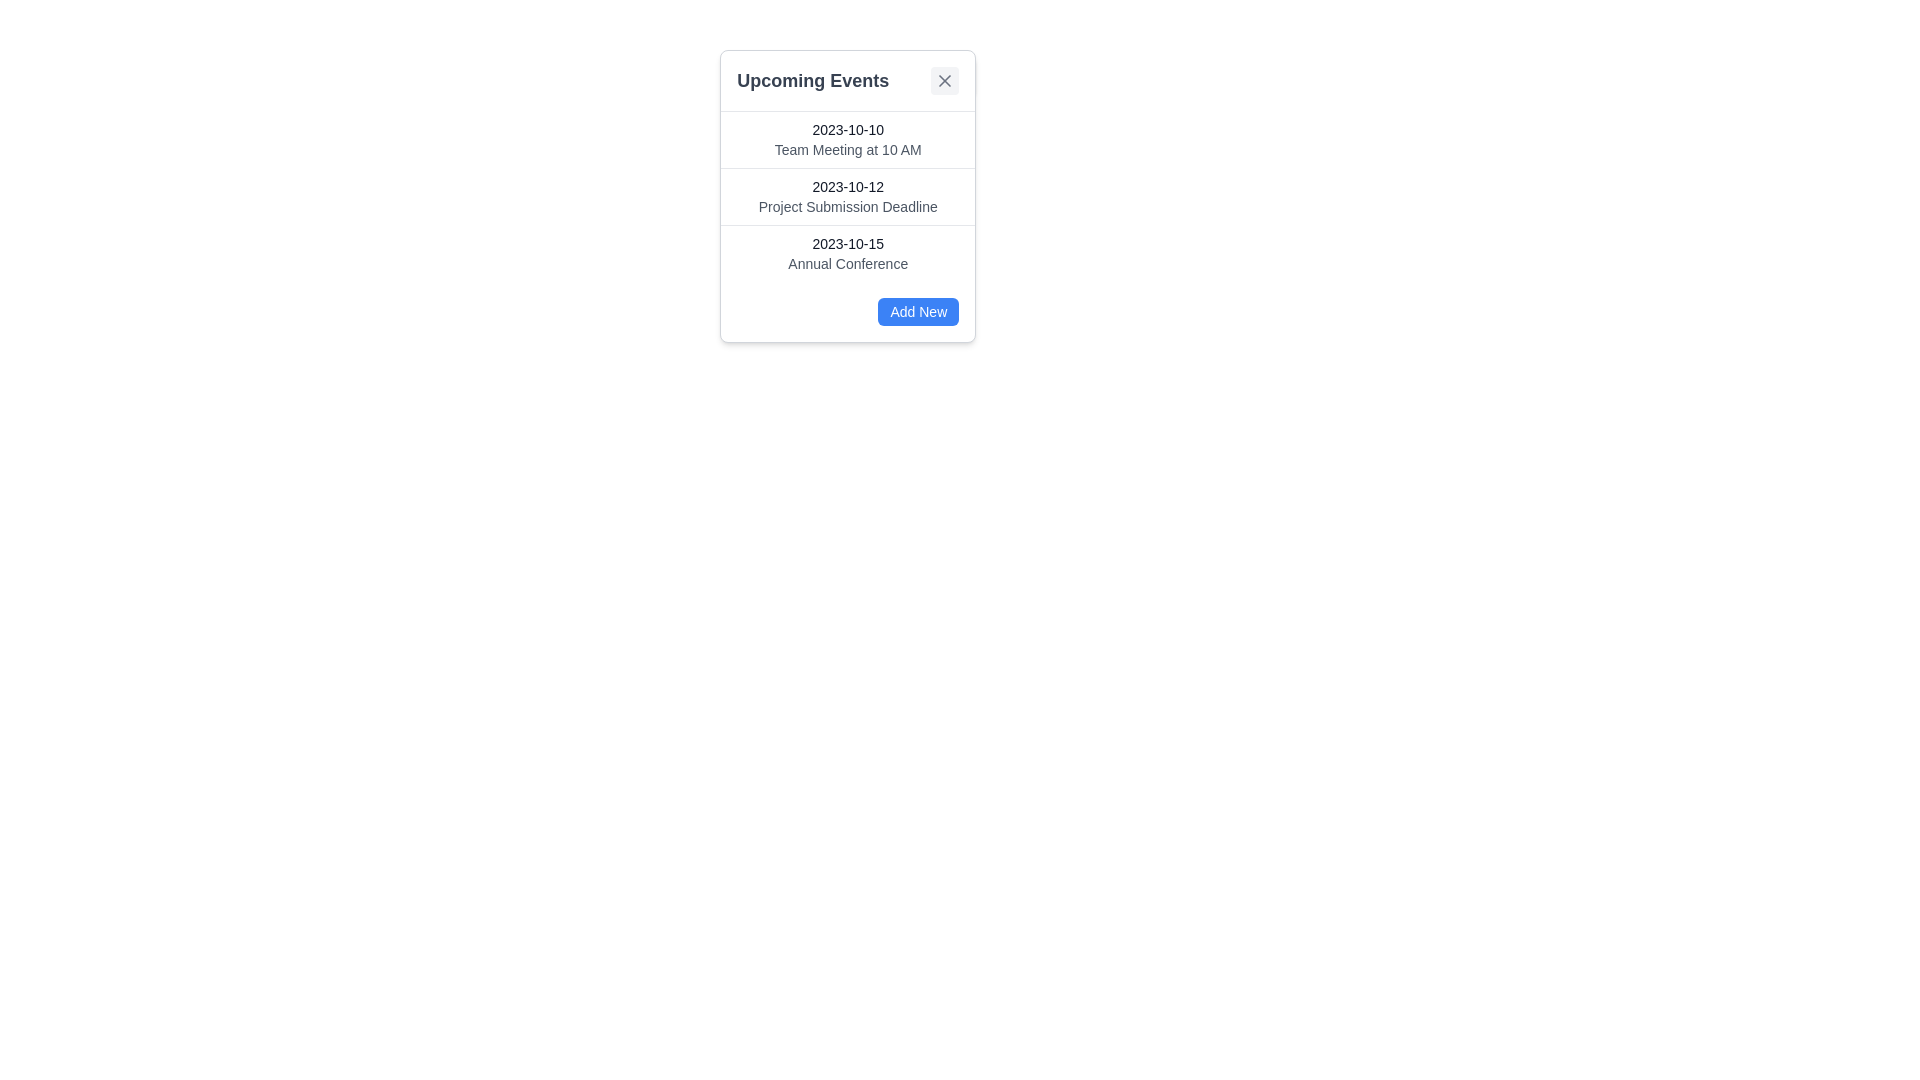 This screenshot has height=1080, width=1920. Describe the element at coordinates (813, 80) in the screenshot. I see `the text label that serves as the title for the upcoming events section, which is positioned at the top left of the modal-style component` at that location.